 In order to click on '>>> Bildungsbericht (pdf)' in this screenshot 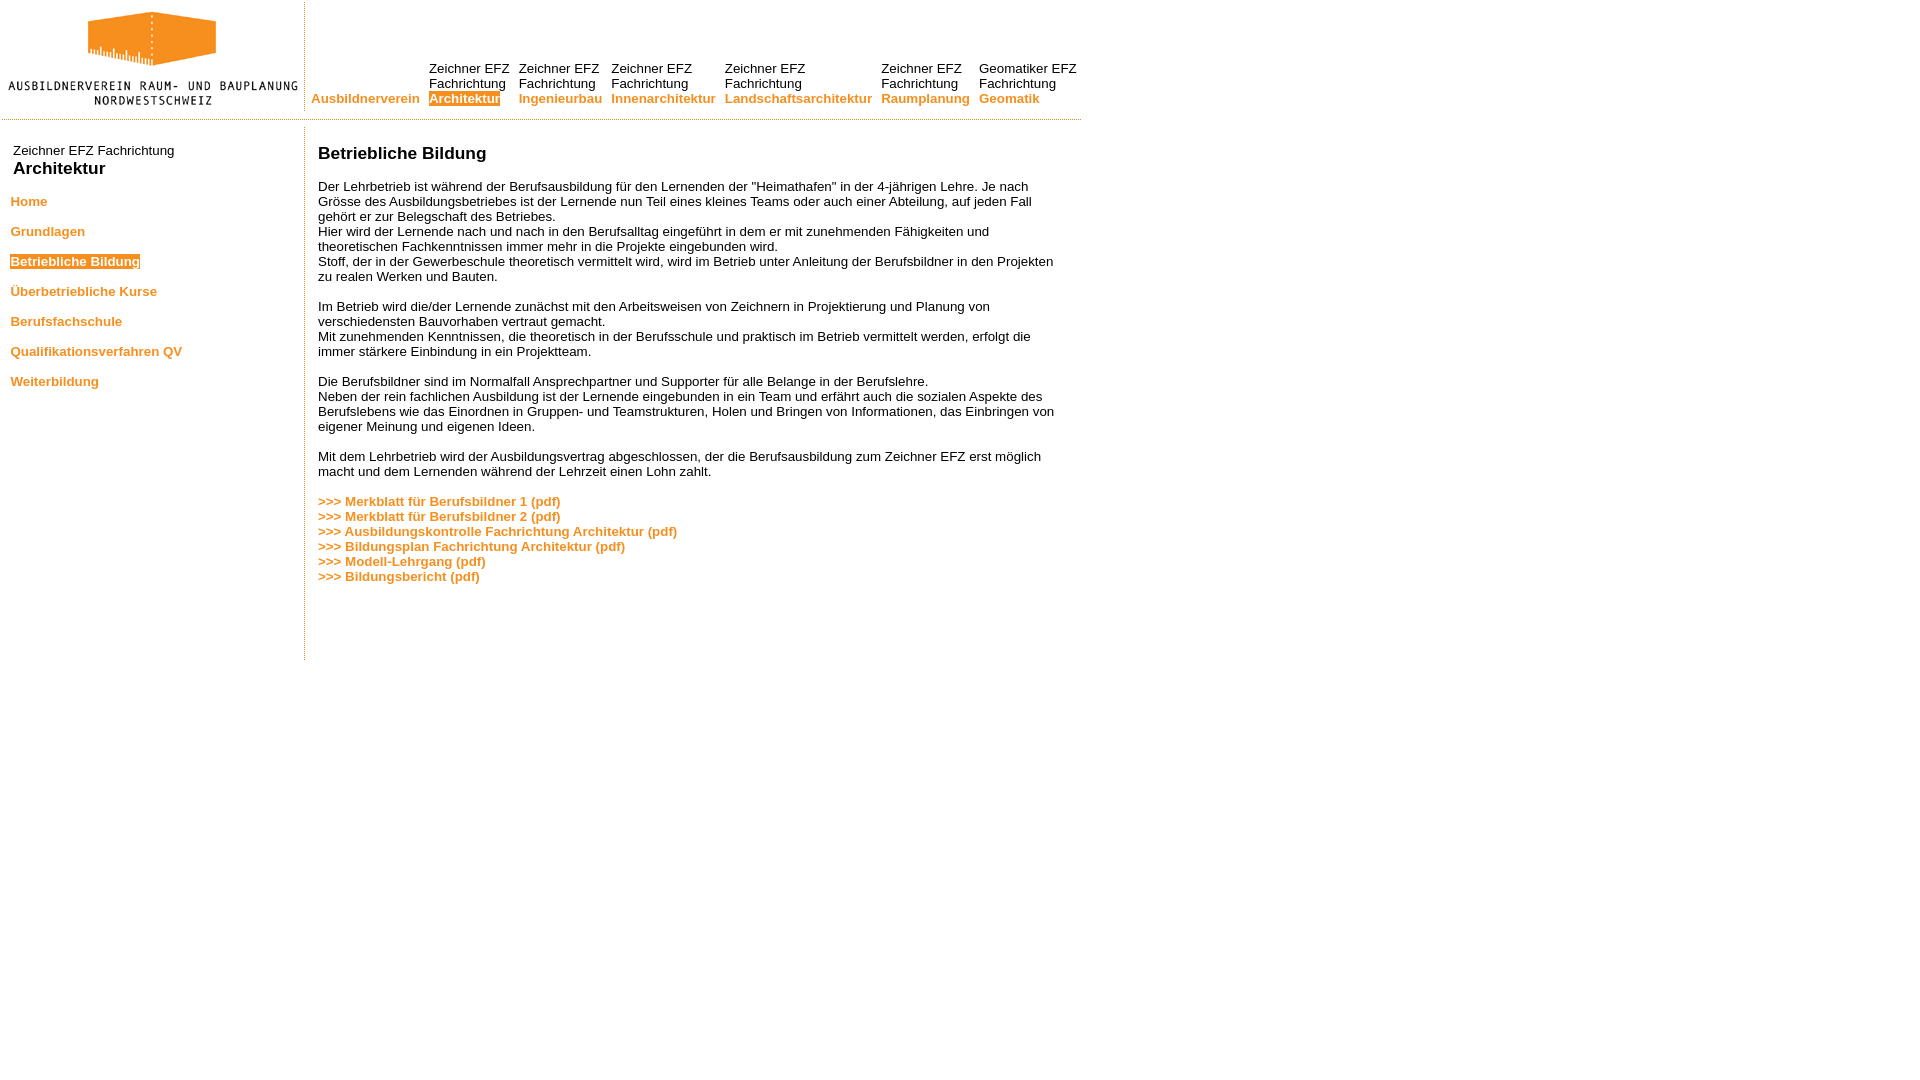, I will do `click(316, 576)`.